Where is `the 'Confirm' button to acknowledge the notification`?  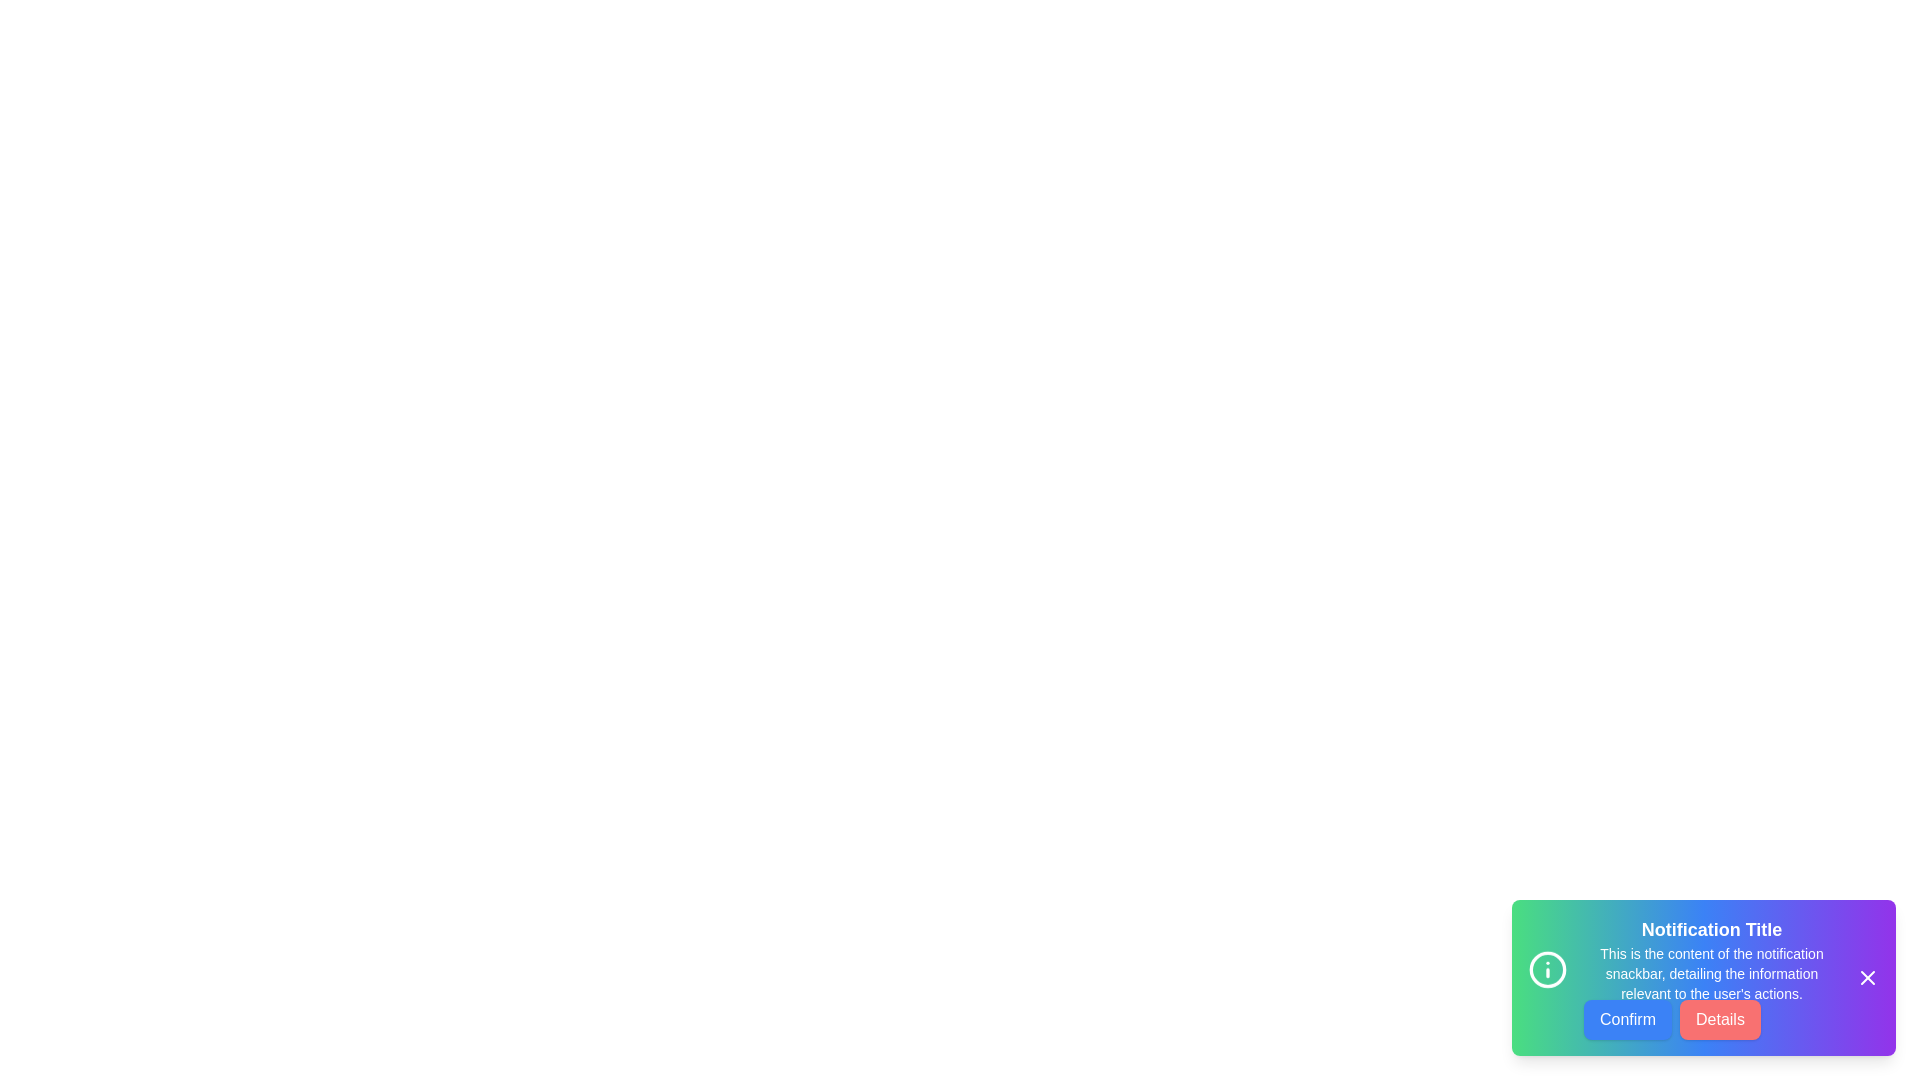 the 'Confirm' button to acknowledge the notification is located at coordinates (1627, 1019).